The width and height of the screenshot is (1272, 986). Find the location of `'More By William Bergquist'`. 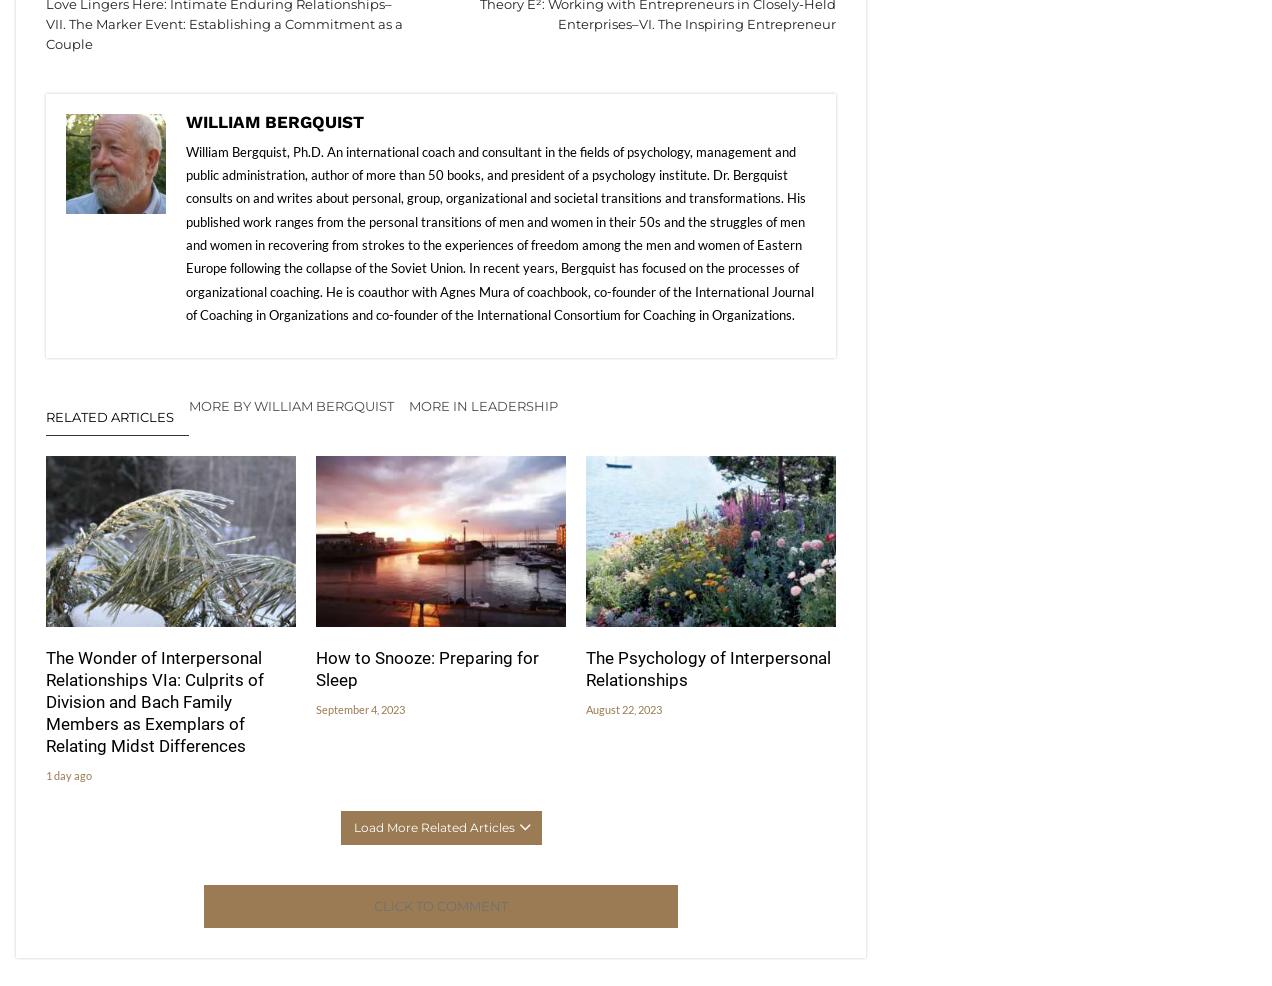

'More By William Bergquist' is located at coordinates (189, 404).